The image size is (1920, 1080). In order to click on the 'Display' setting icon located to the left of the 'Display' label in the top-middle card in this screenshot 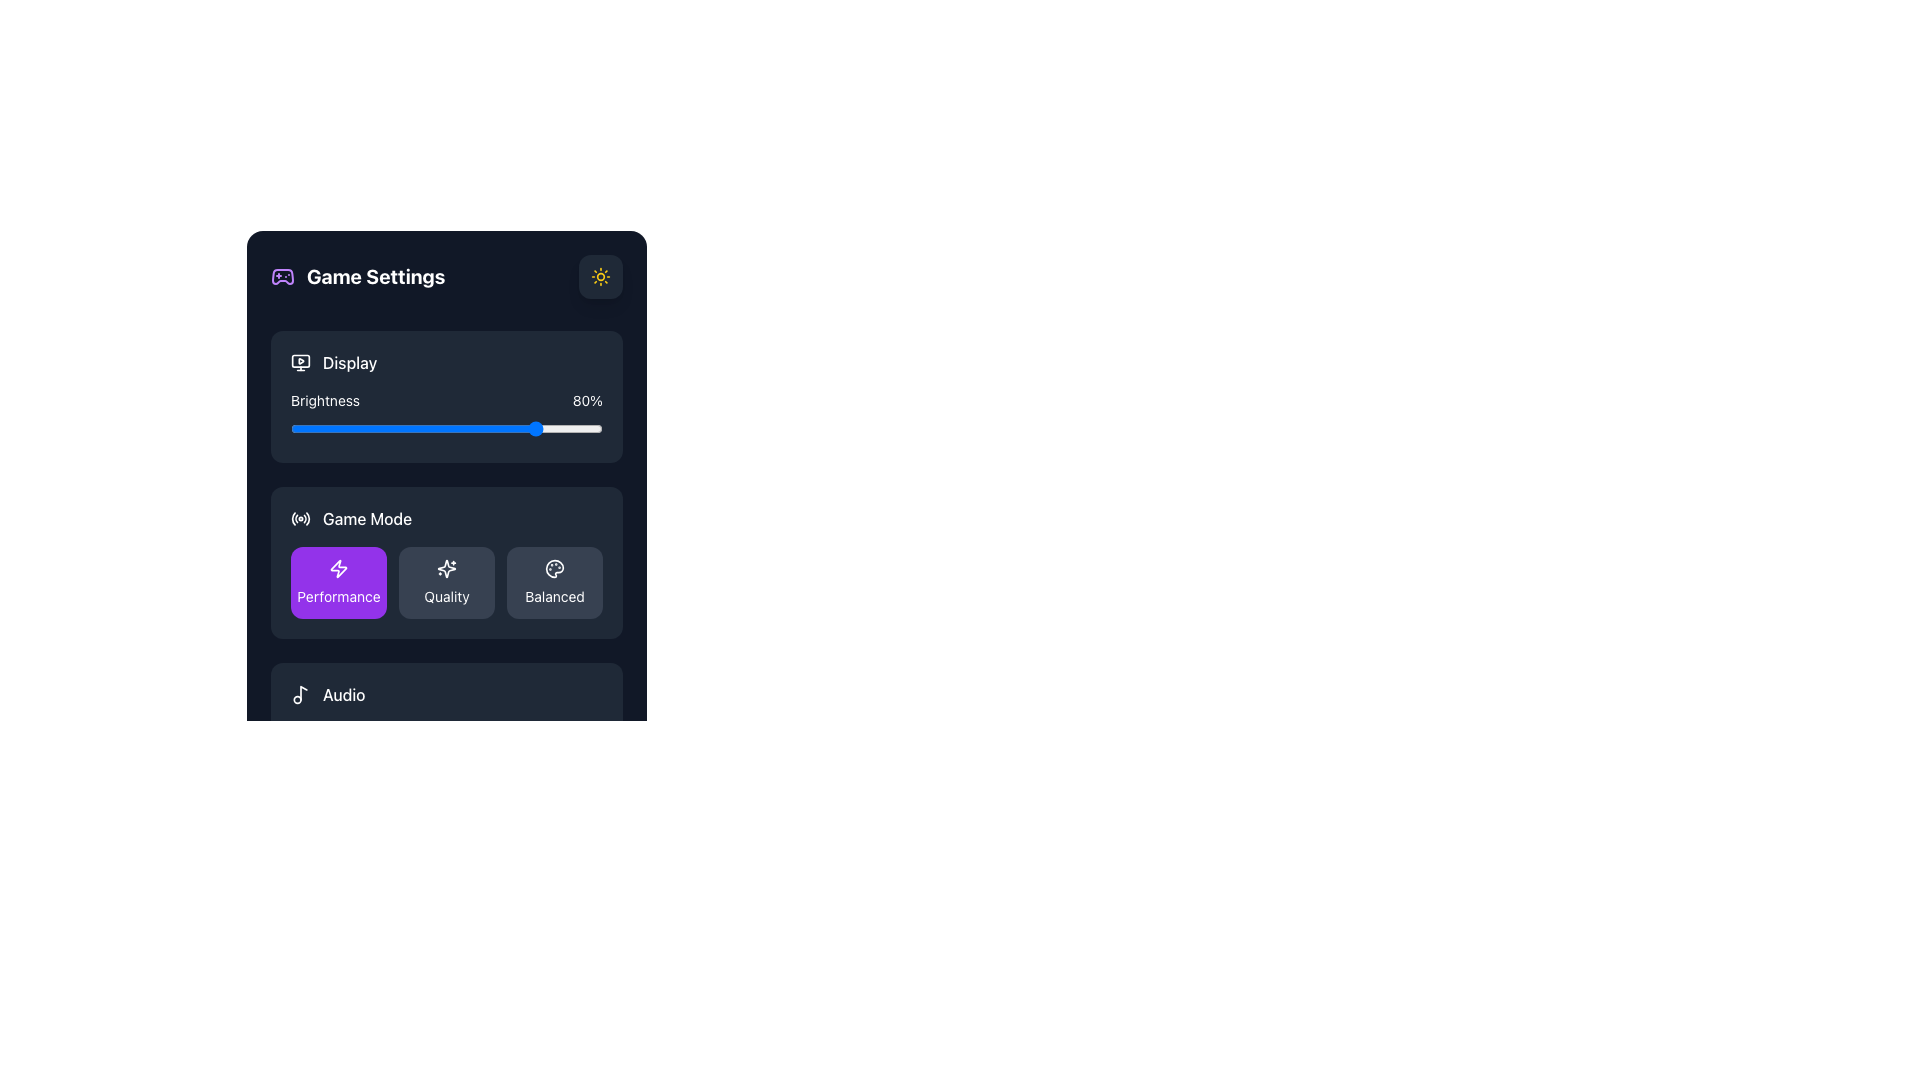, I will do `click(300, 362)`.